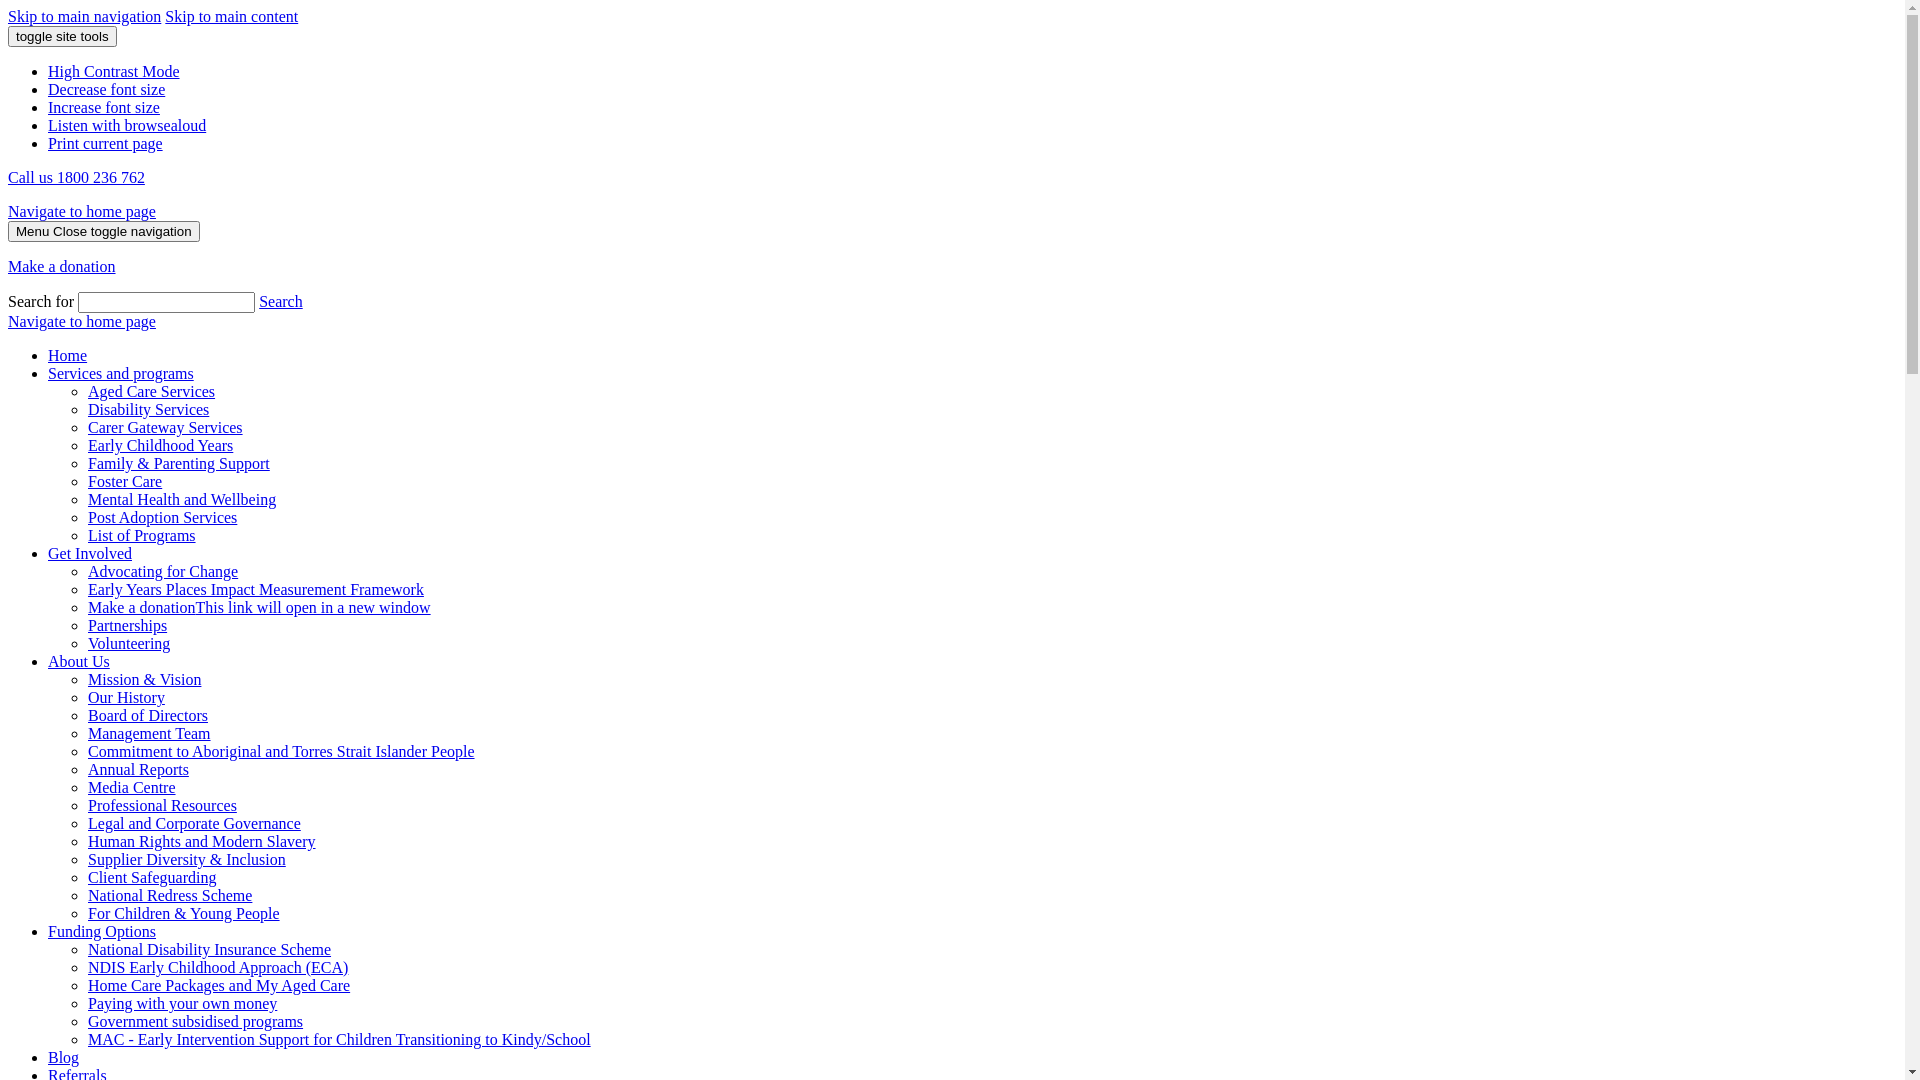  Describe the element at coordinates (83, 16) in the screenshot. I see `'Skip to main navigation'` at that location.